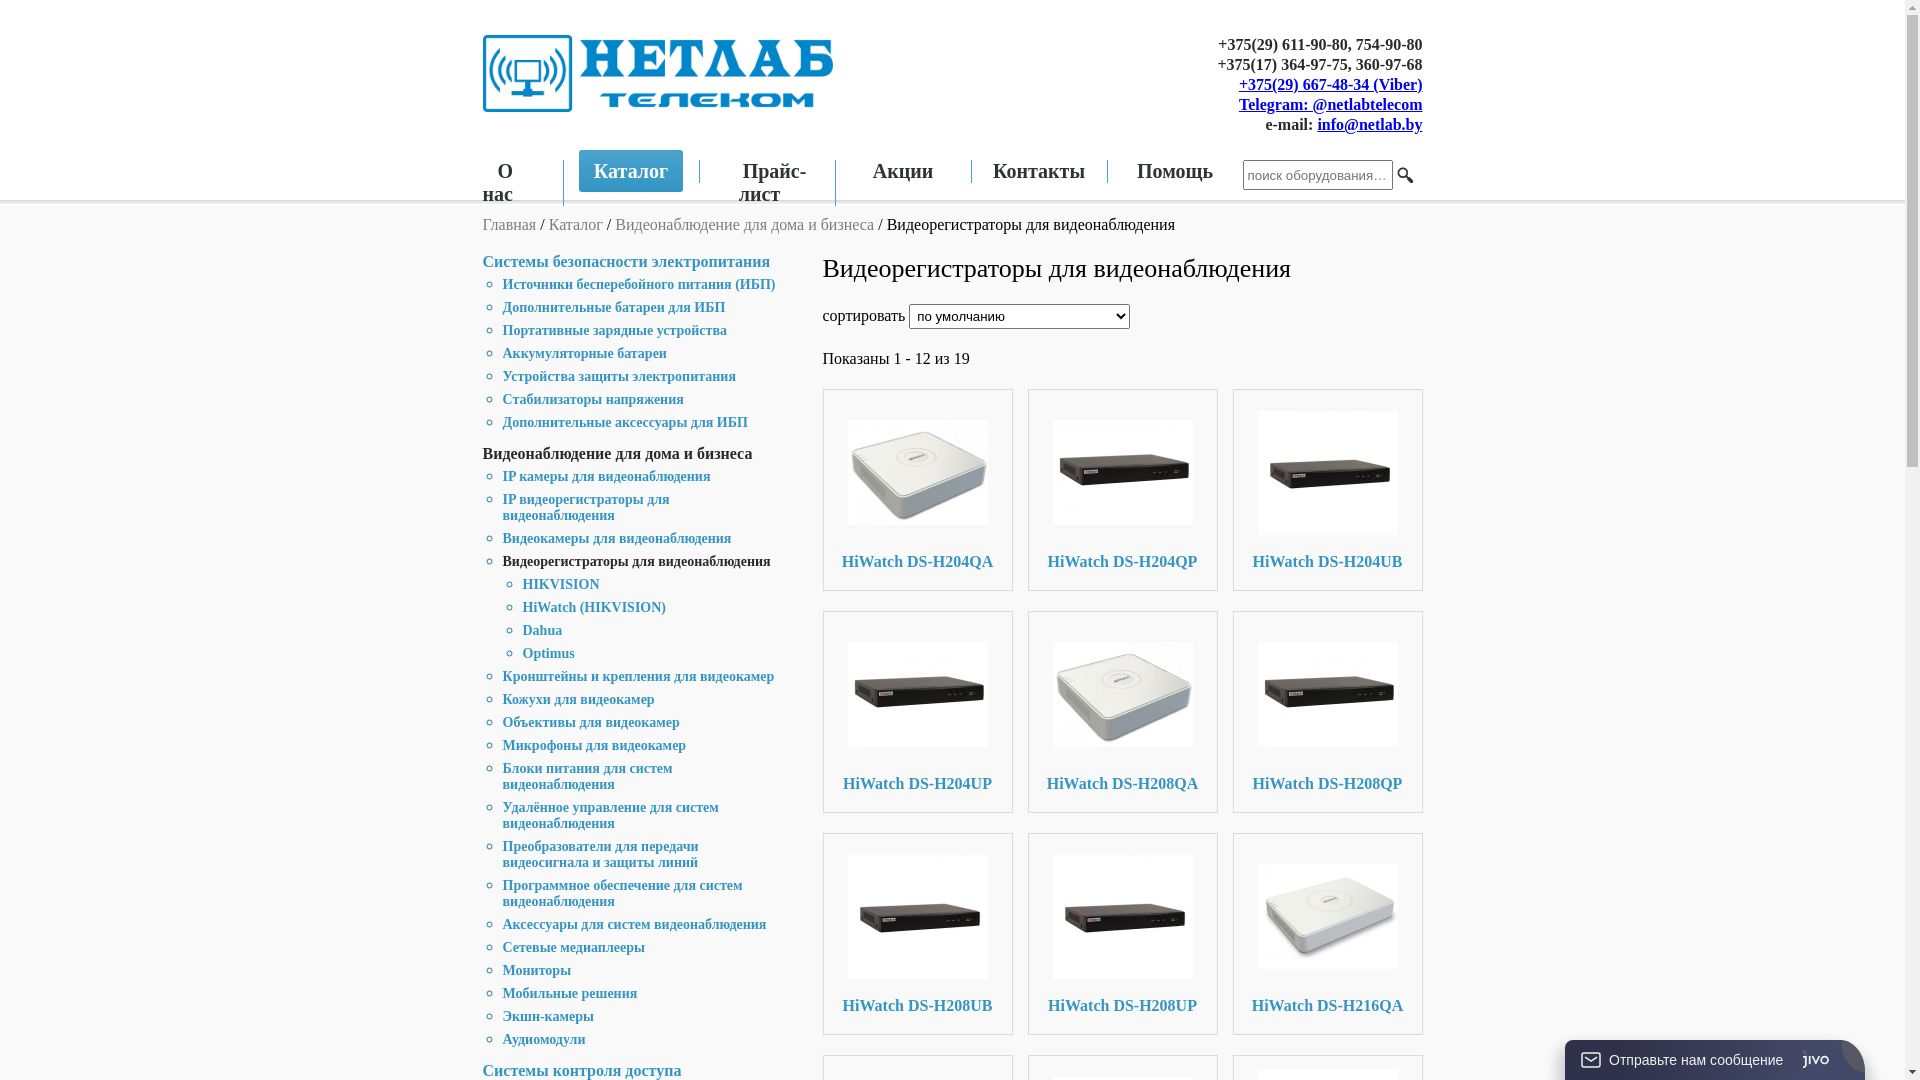 Image resolution: width=1920 pixels, height=1080 pixels. I want to click on 'HiWatch DS-H204QP', so click(1123, 562).